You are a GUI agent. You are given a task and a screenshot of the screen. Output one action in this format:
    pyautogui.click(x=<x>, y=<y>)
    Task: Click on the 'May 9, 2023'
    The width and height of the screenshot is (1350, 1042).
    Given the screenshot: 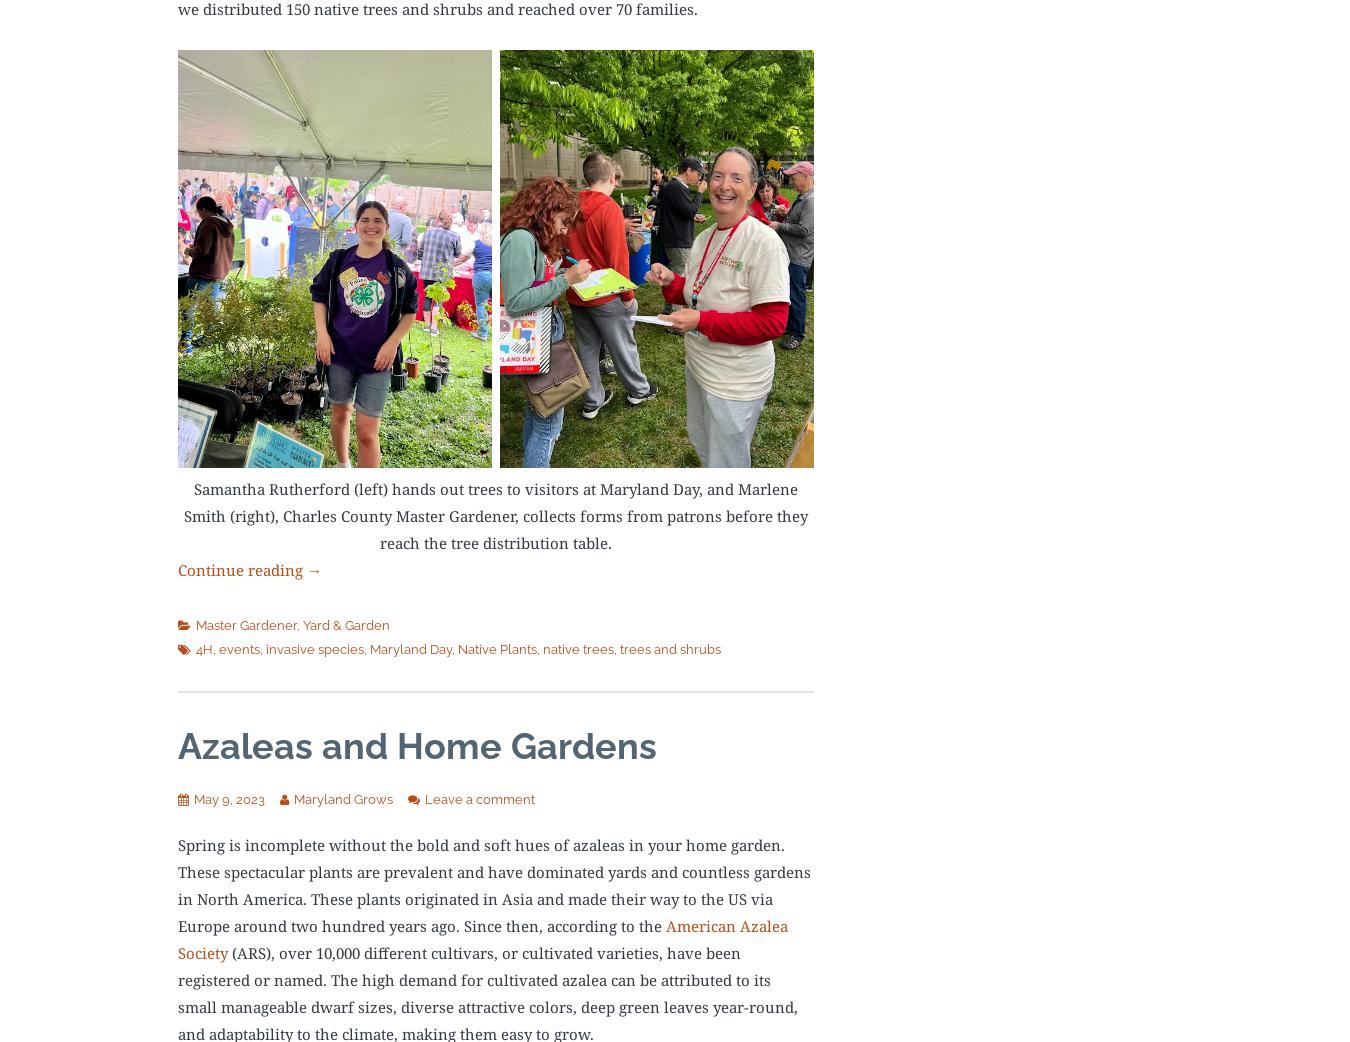 What is the action you would take?
    pyautogui.click(x=228, y=798)
    